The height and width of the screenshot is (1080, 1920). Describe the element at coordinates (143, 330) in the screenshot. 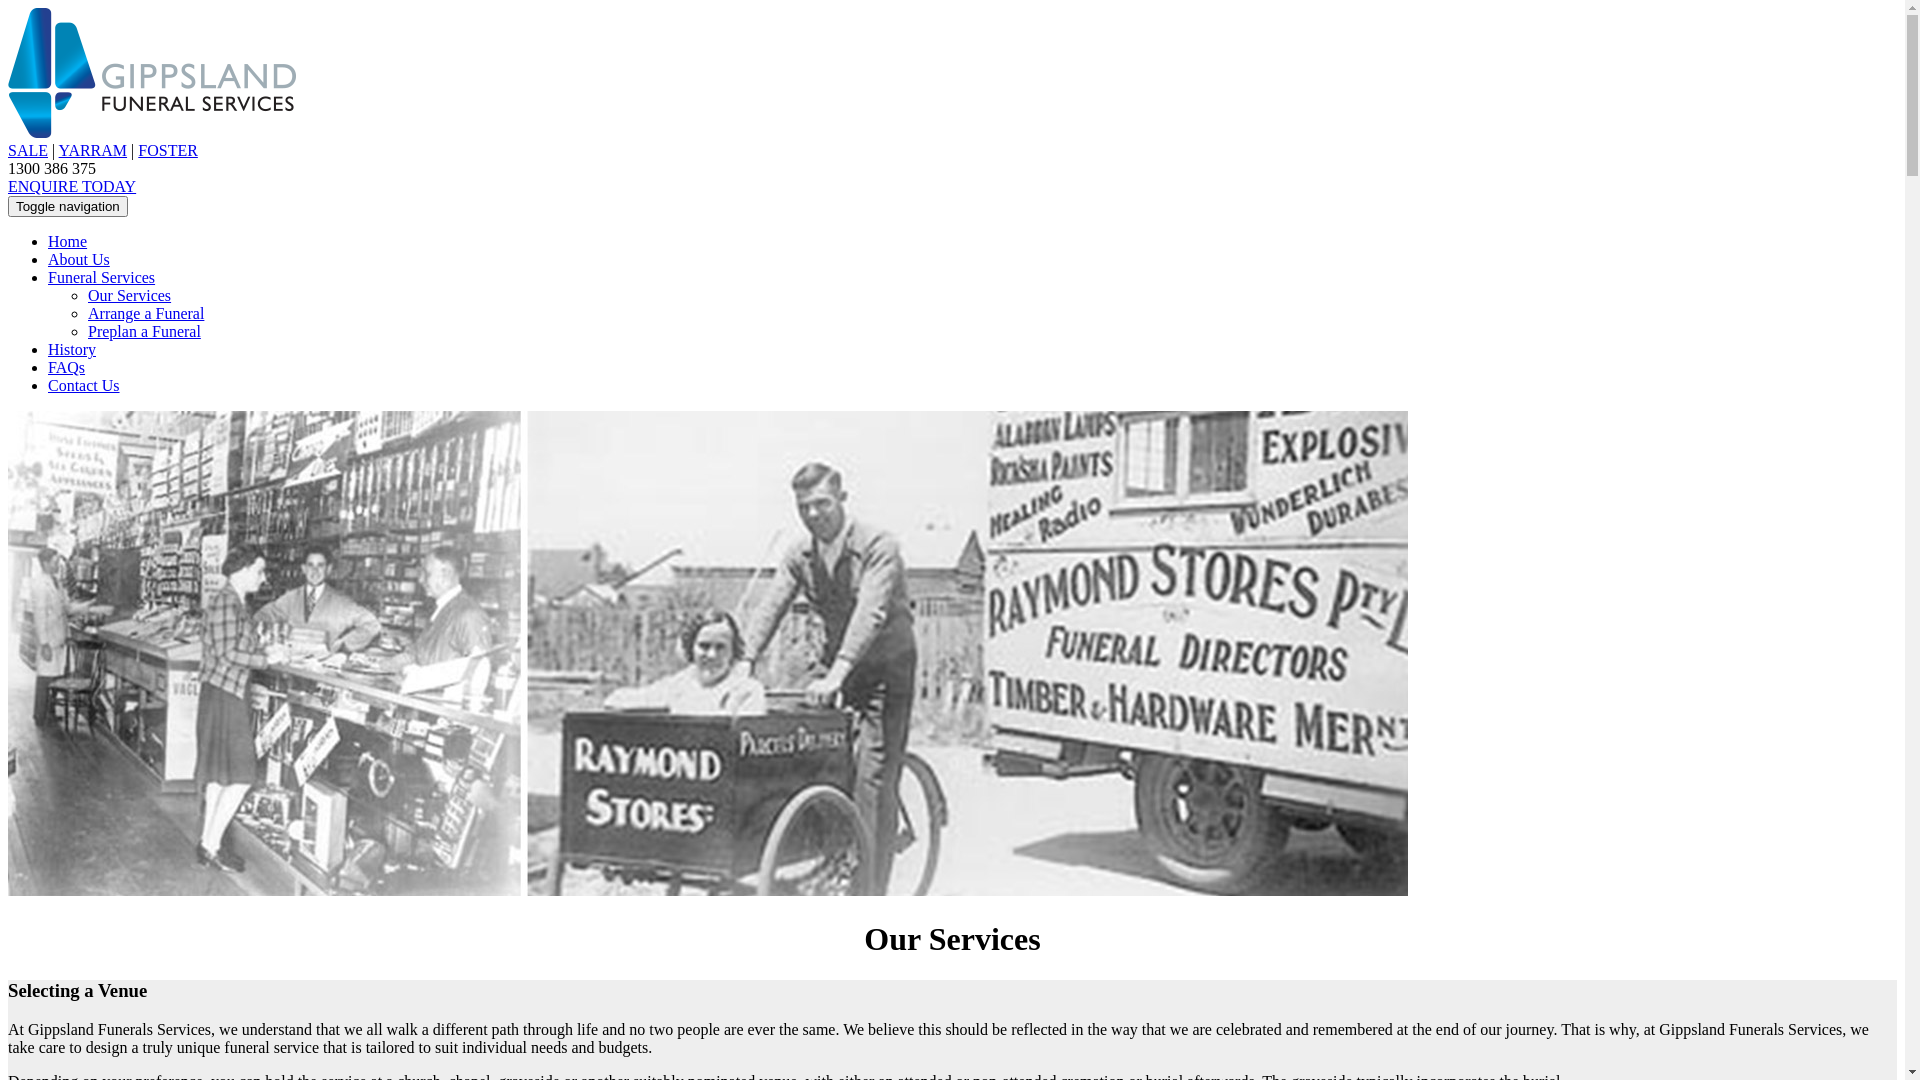

I see `'Preplan a Funeral'` at that location.